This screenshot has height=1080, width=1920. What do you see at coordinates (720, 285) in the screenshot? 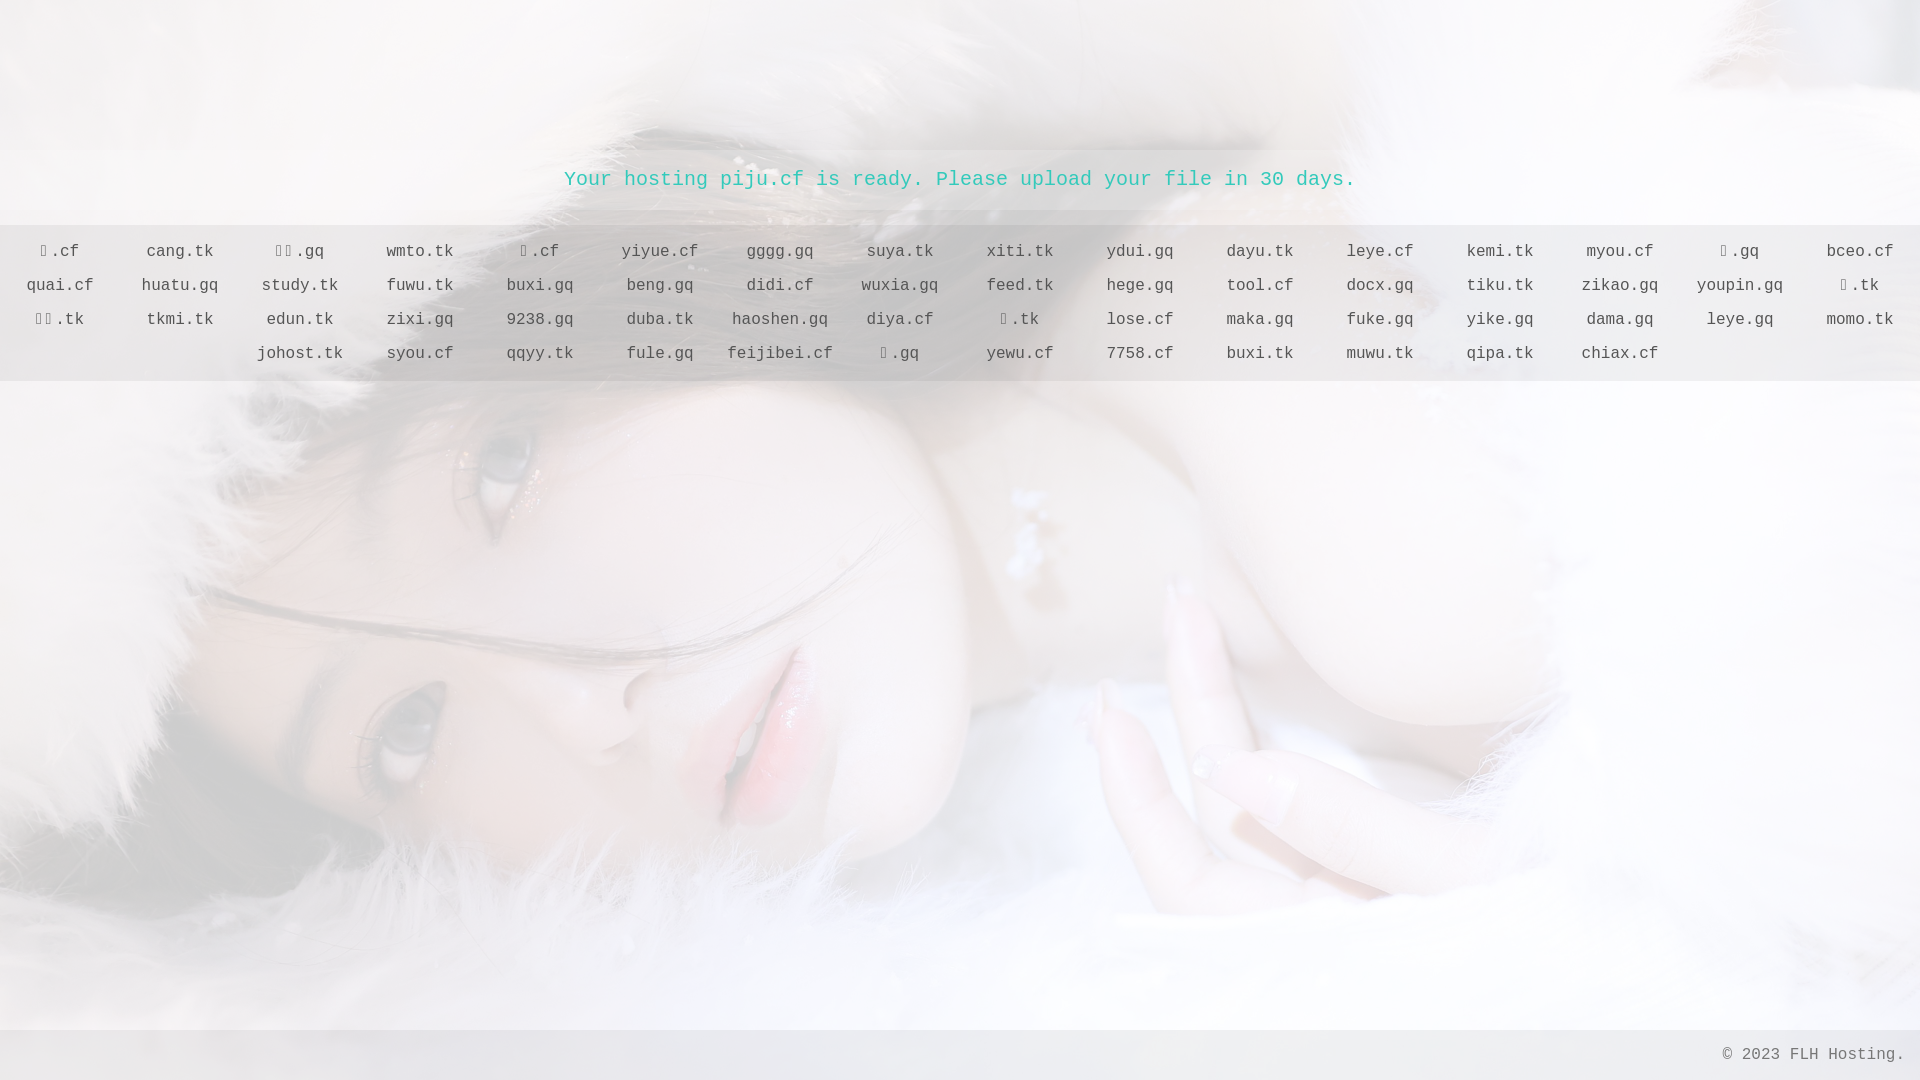
I see `'didi.cf'` at bounding box center [720, 285].